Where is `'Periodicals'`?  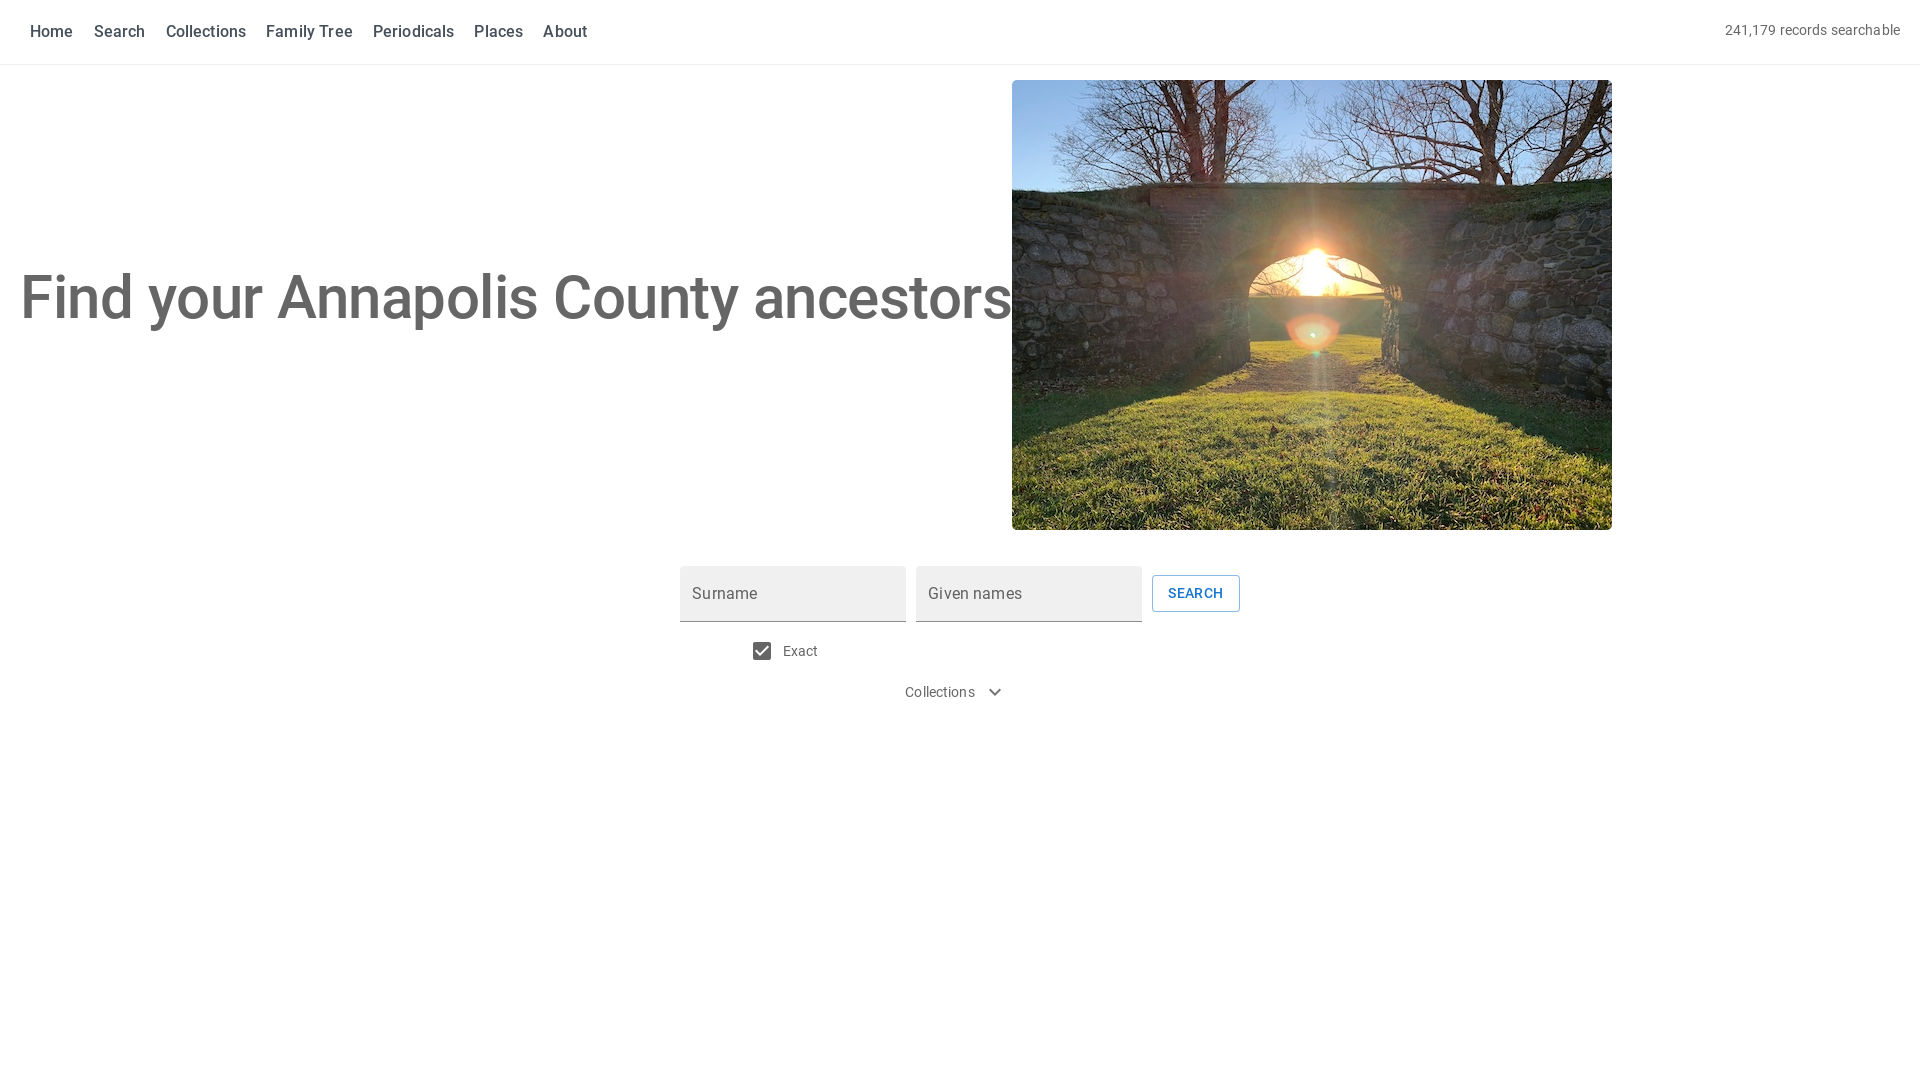 'Periodicals' is located at coordinates (373, 31).